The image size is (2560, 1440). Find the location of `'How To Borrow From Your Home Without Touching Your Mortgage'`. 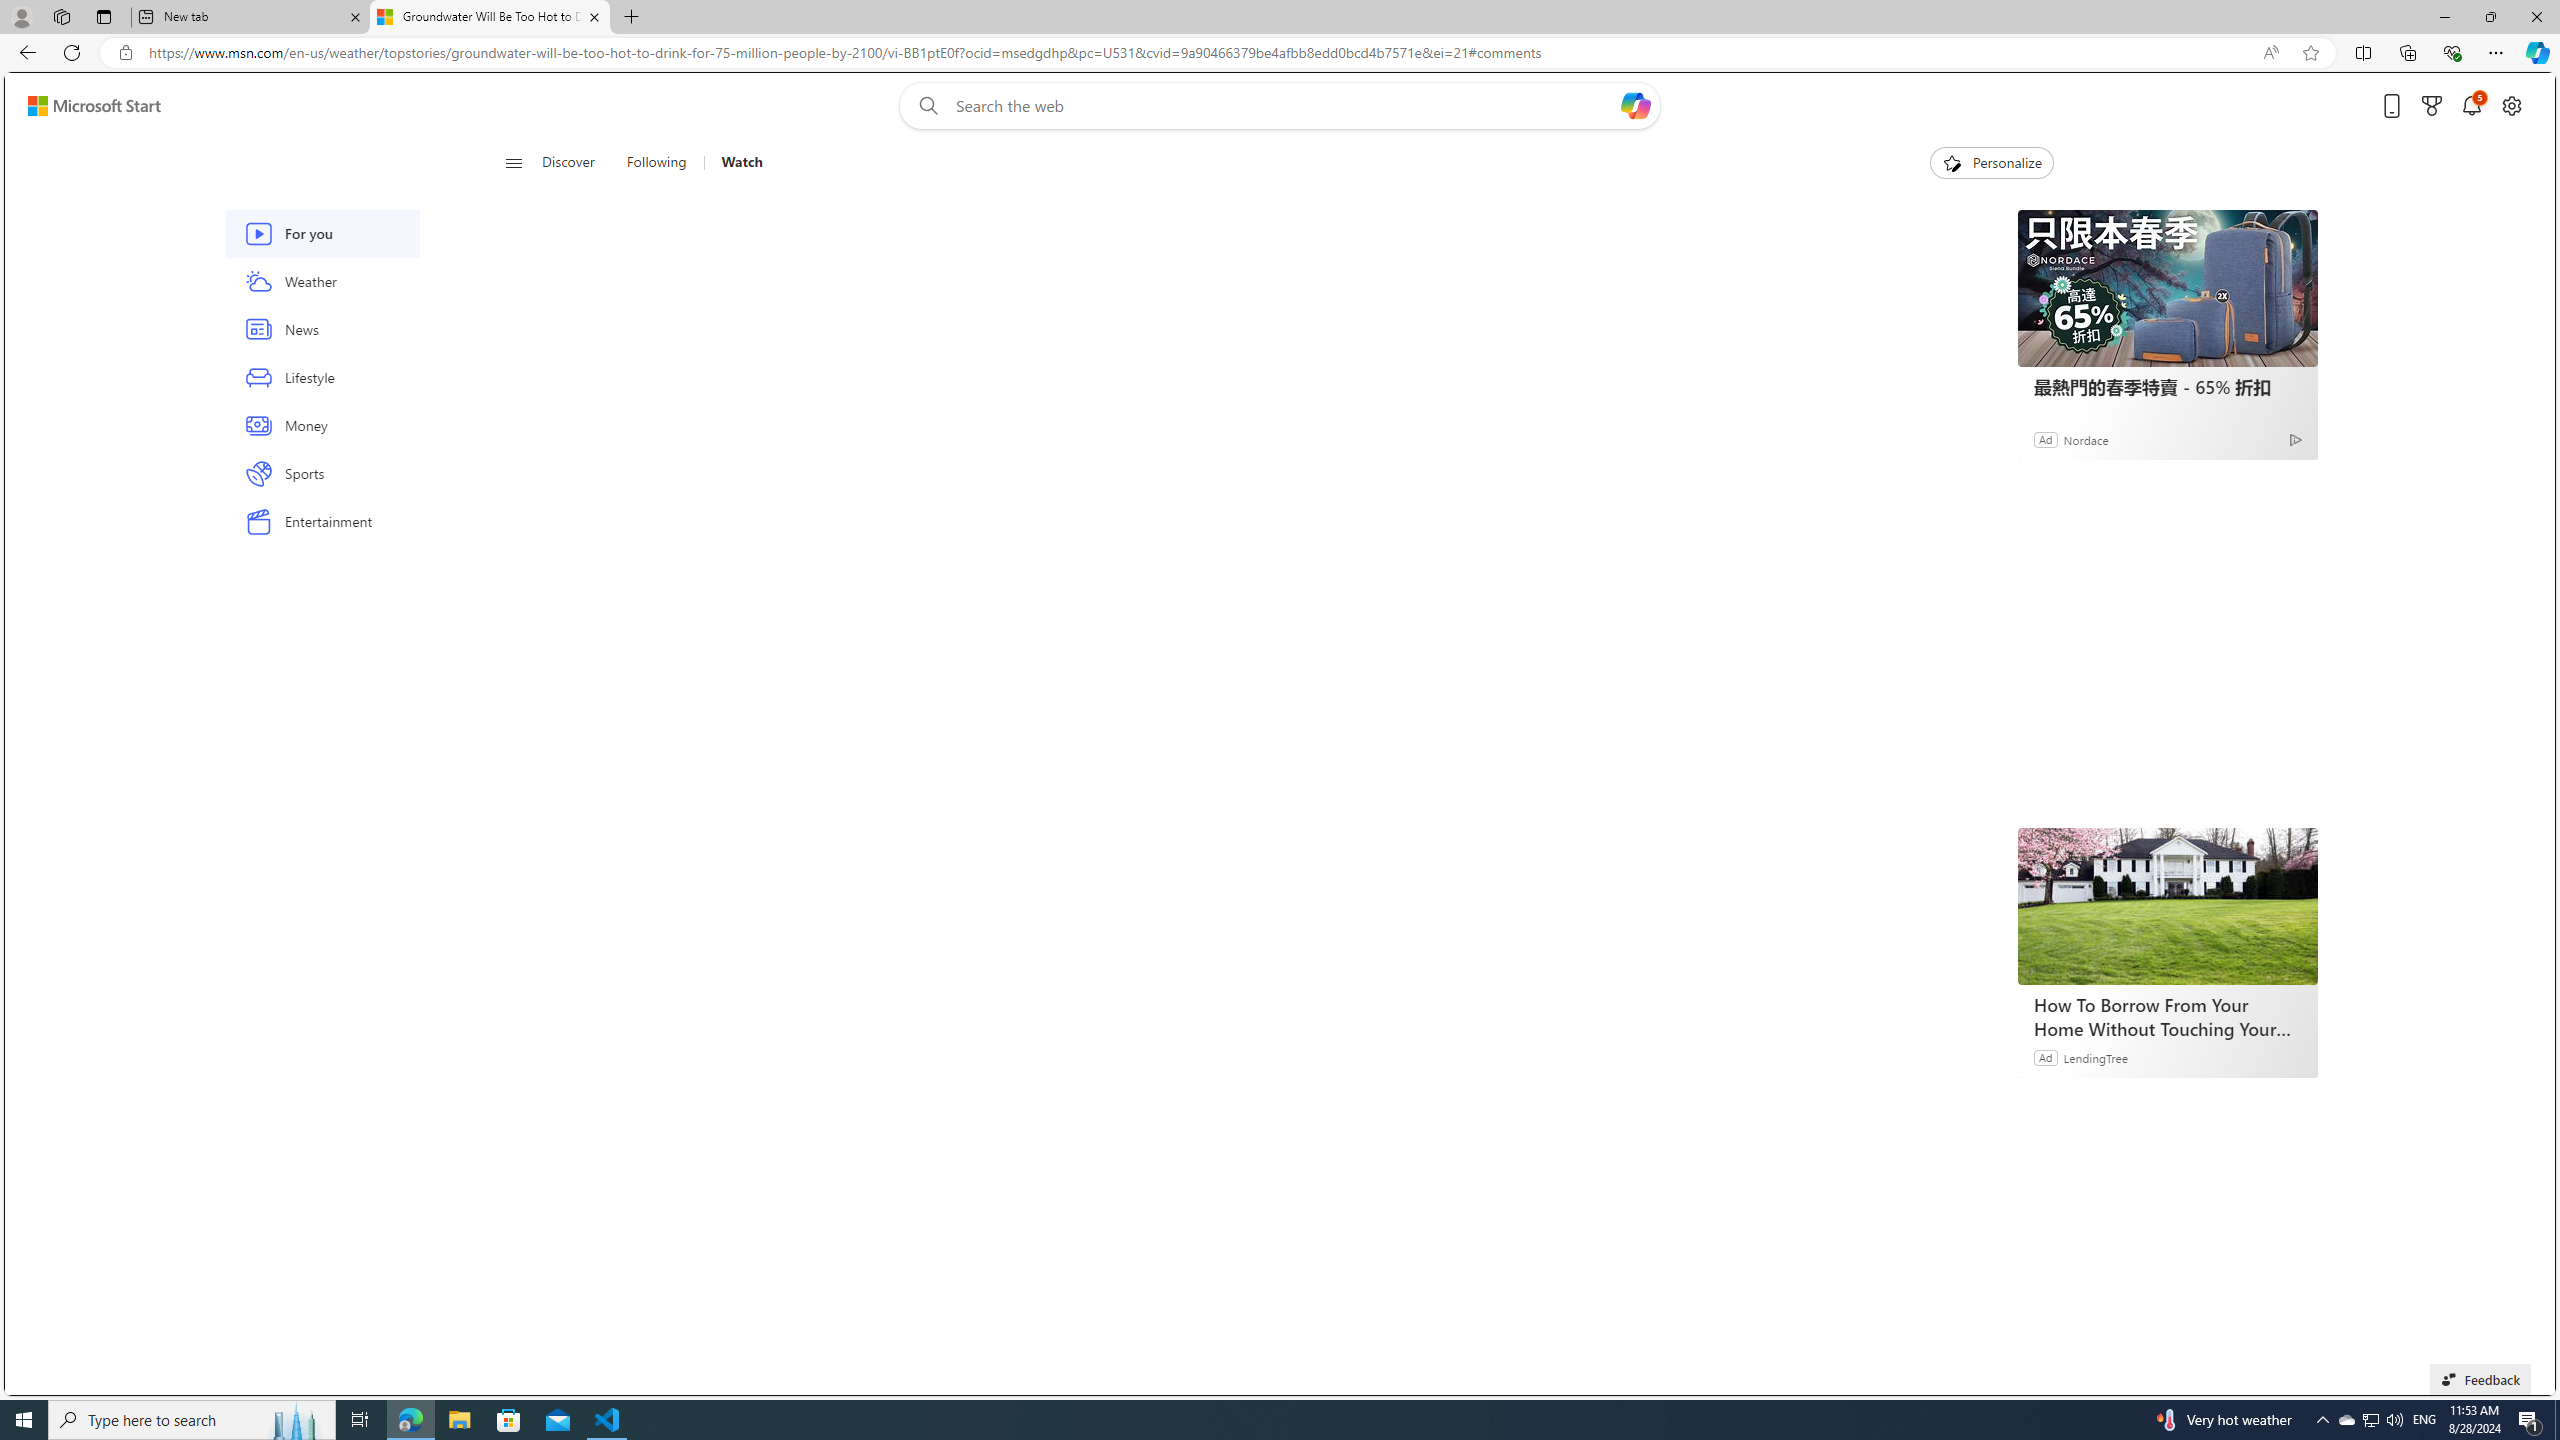

'How To Borrow From Your Home Without Touching Your Mortgage' is located at coordinates (2166, 905).